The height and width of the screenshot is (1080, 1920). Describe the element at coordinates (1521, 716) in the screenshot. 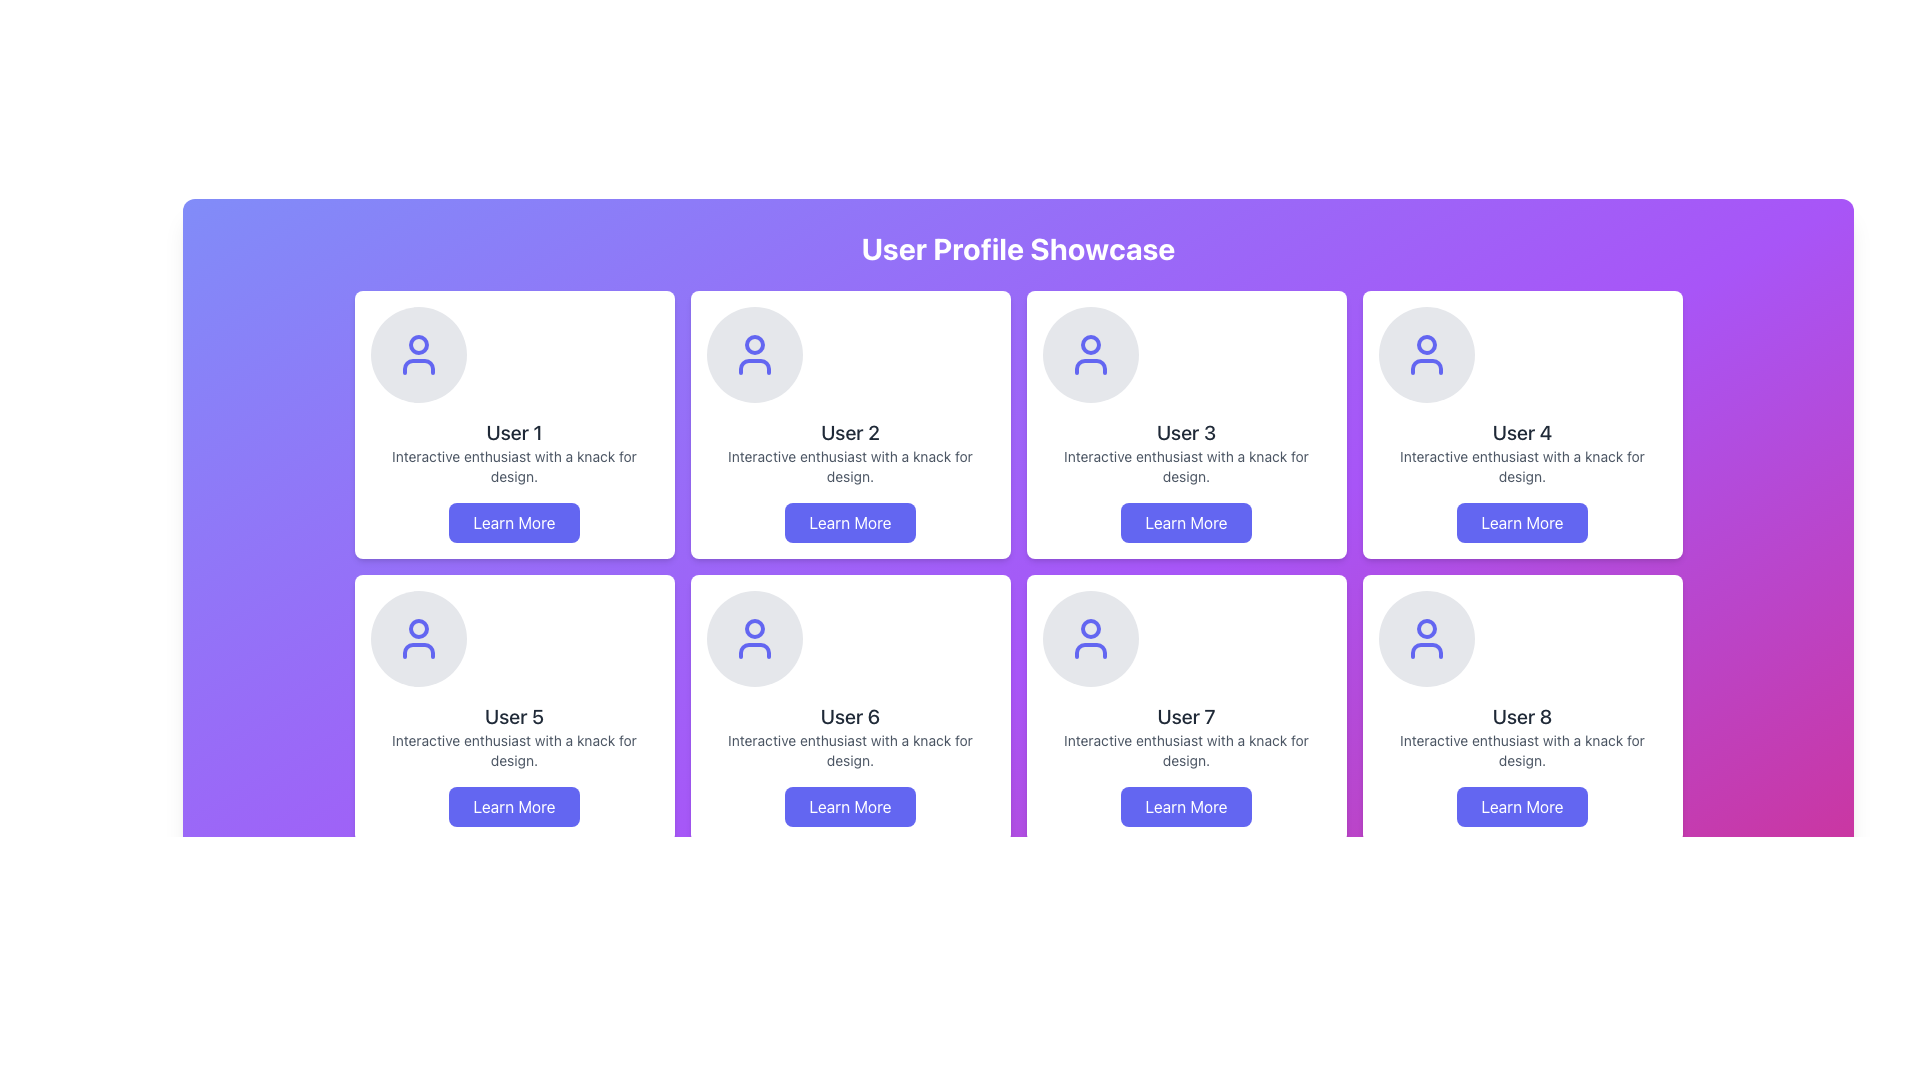

I see `header text label for 'User 8' located in the eighth card of the 4x2 grid layout, positioned below the avatar icon` at that location.